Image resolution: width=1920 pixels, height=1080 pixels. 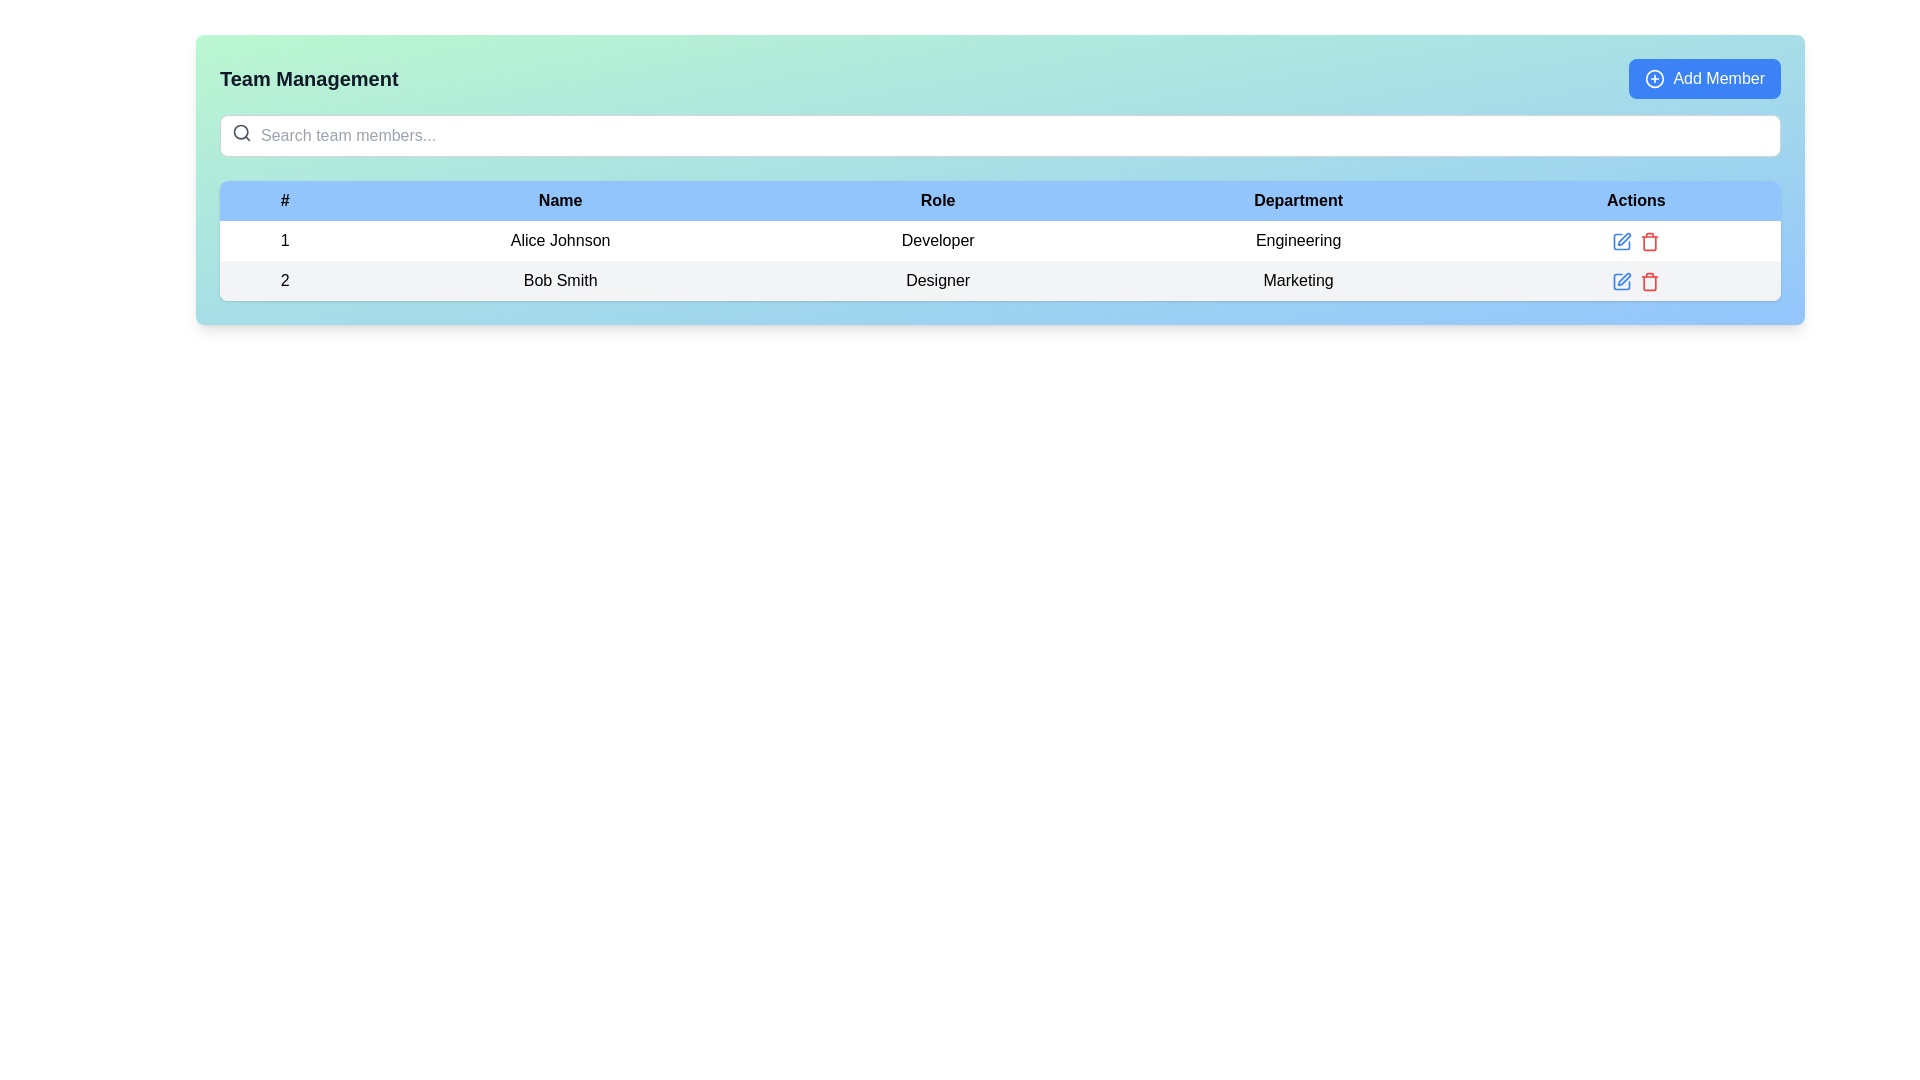 I want to click on the 'Role' column, which displays 'Designer' for the individual 'Bob Smith' in the second entry of the table, so click(x=937, y=281).